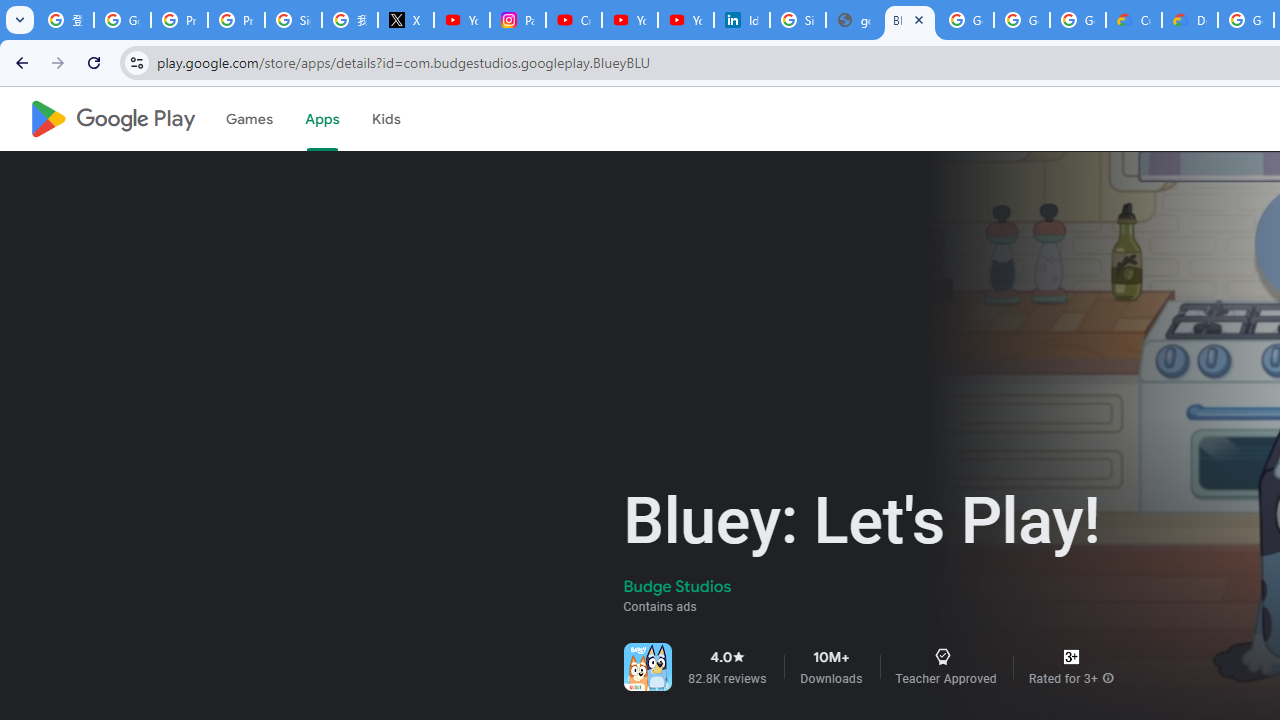 The width and height of the screenshot is (1280, 720). Describe the element at coordinates (179, 20) in the screenshot. I see `'Privacy Help Center - Policies Help'` at that location.